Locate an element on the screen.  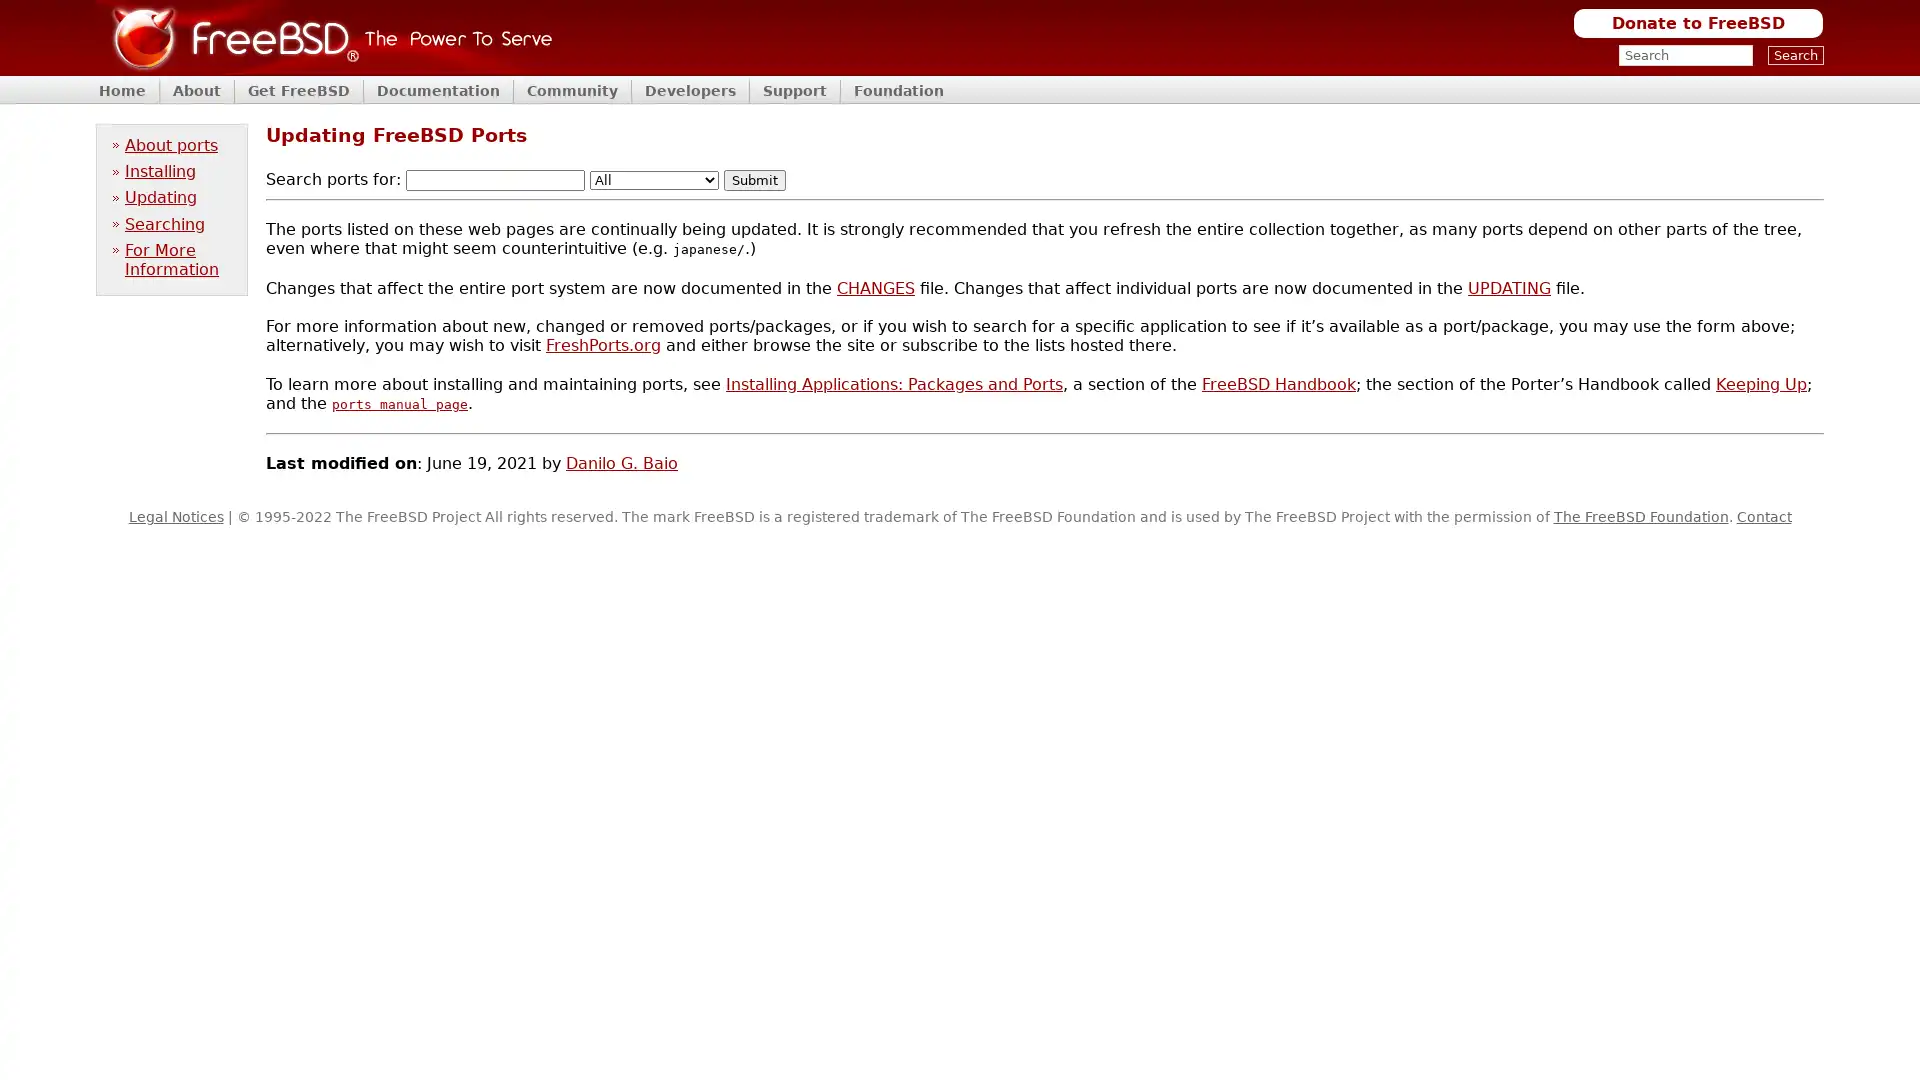
Search is located at coordinates (1795, 54).